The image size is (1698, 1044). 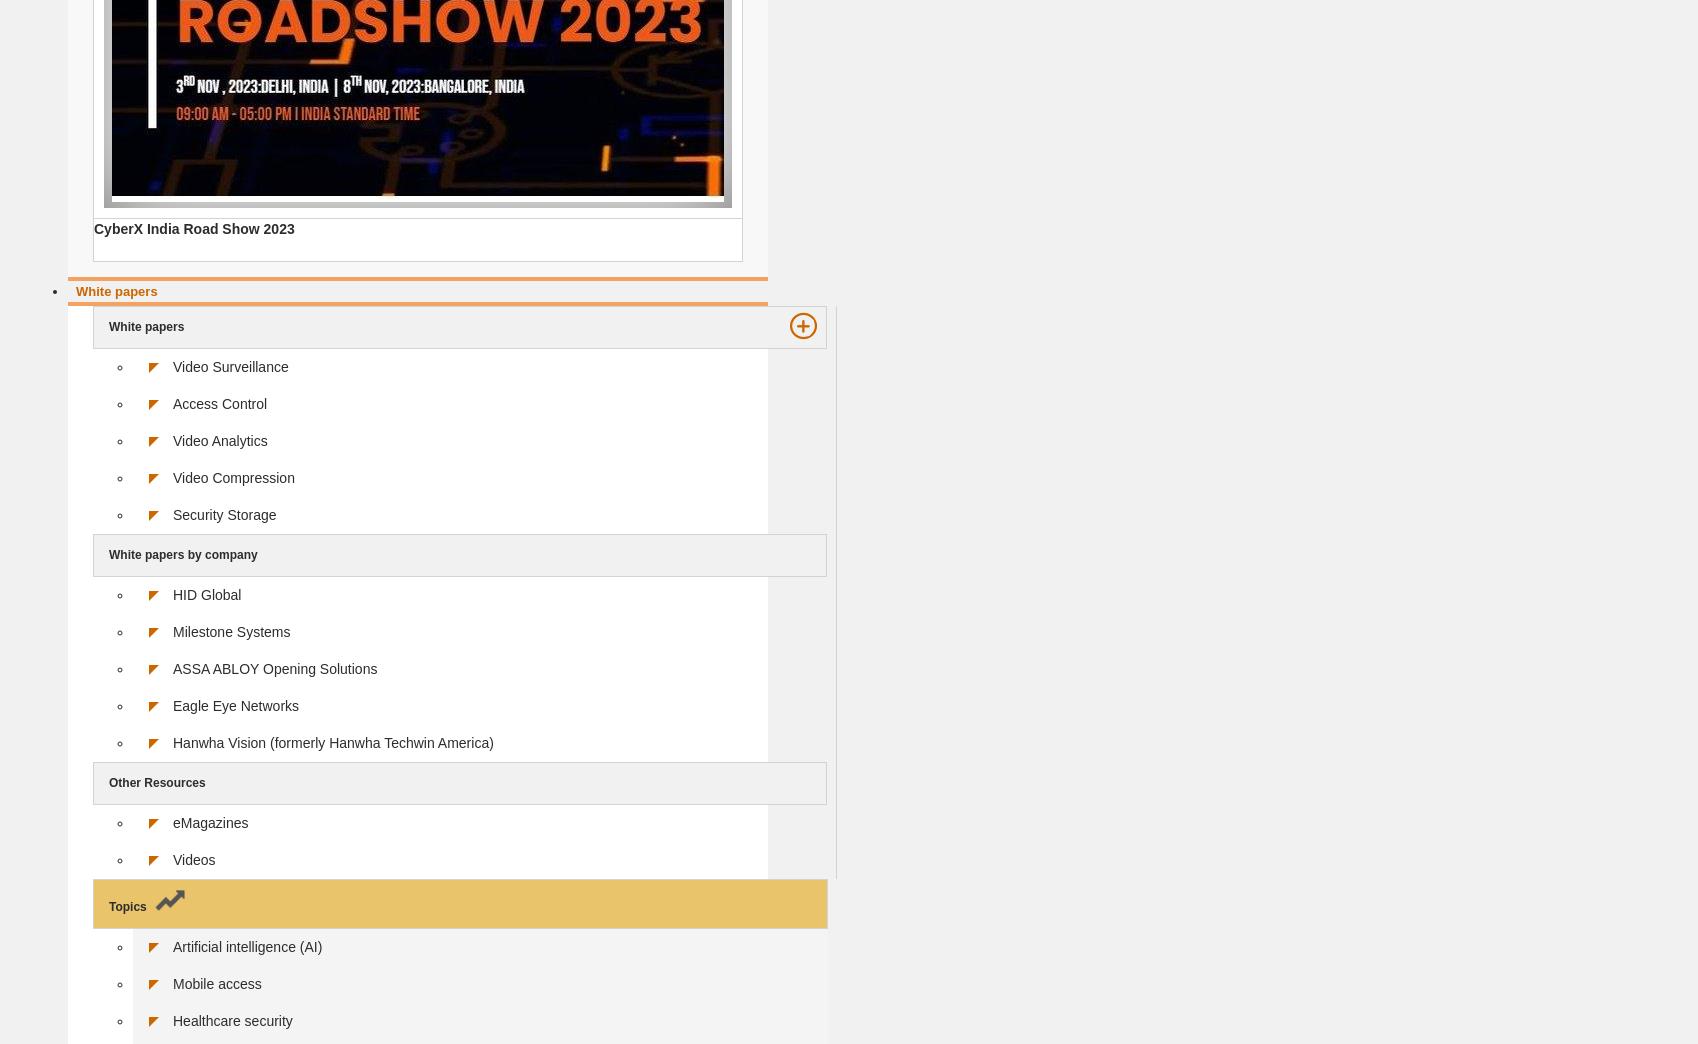 I want to click on 'Artificial intelligence (AI)', so click(x=247, y=946).